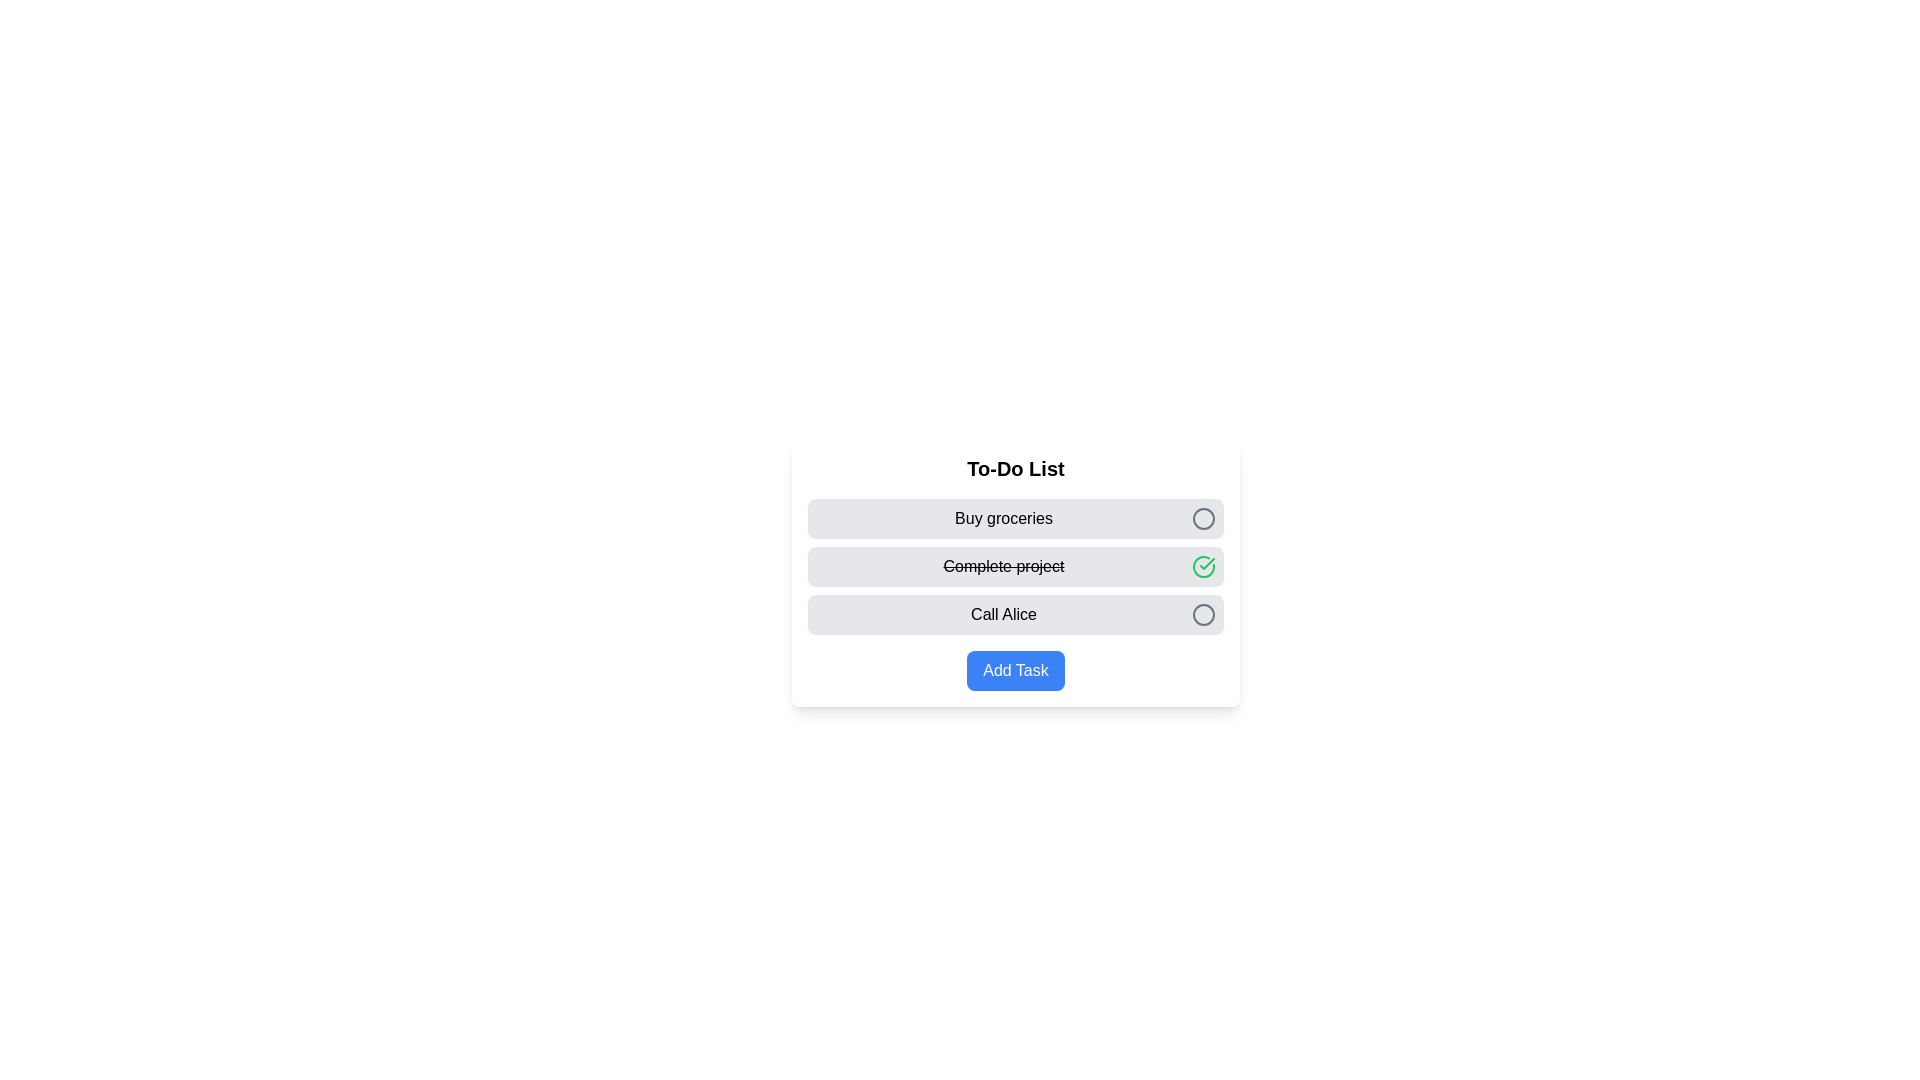 Image resolution: width=1920 pixels, height=1080 pixels. Describe the element at coordinates (1016, 567) in the screenshot. I see `the second task item in the to-do list that has a light grey background, rounded corners, and contains the text 'Complete project' with a strike-through font style, along with a green checkmark icon to the right` at that location.